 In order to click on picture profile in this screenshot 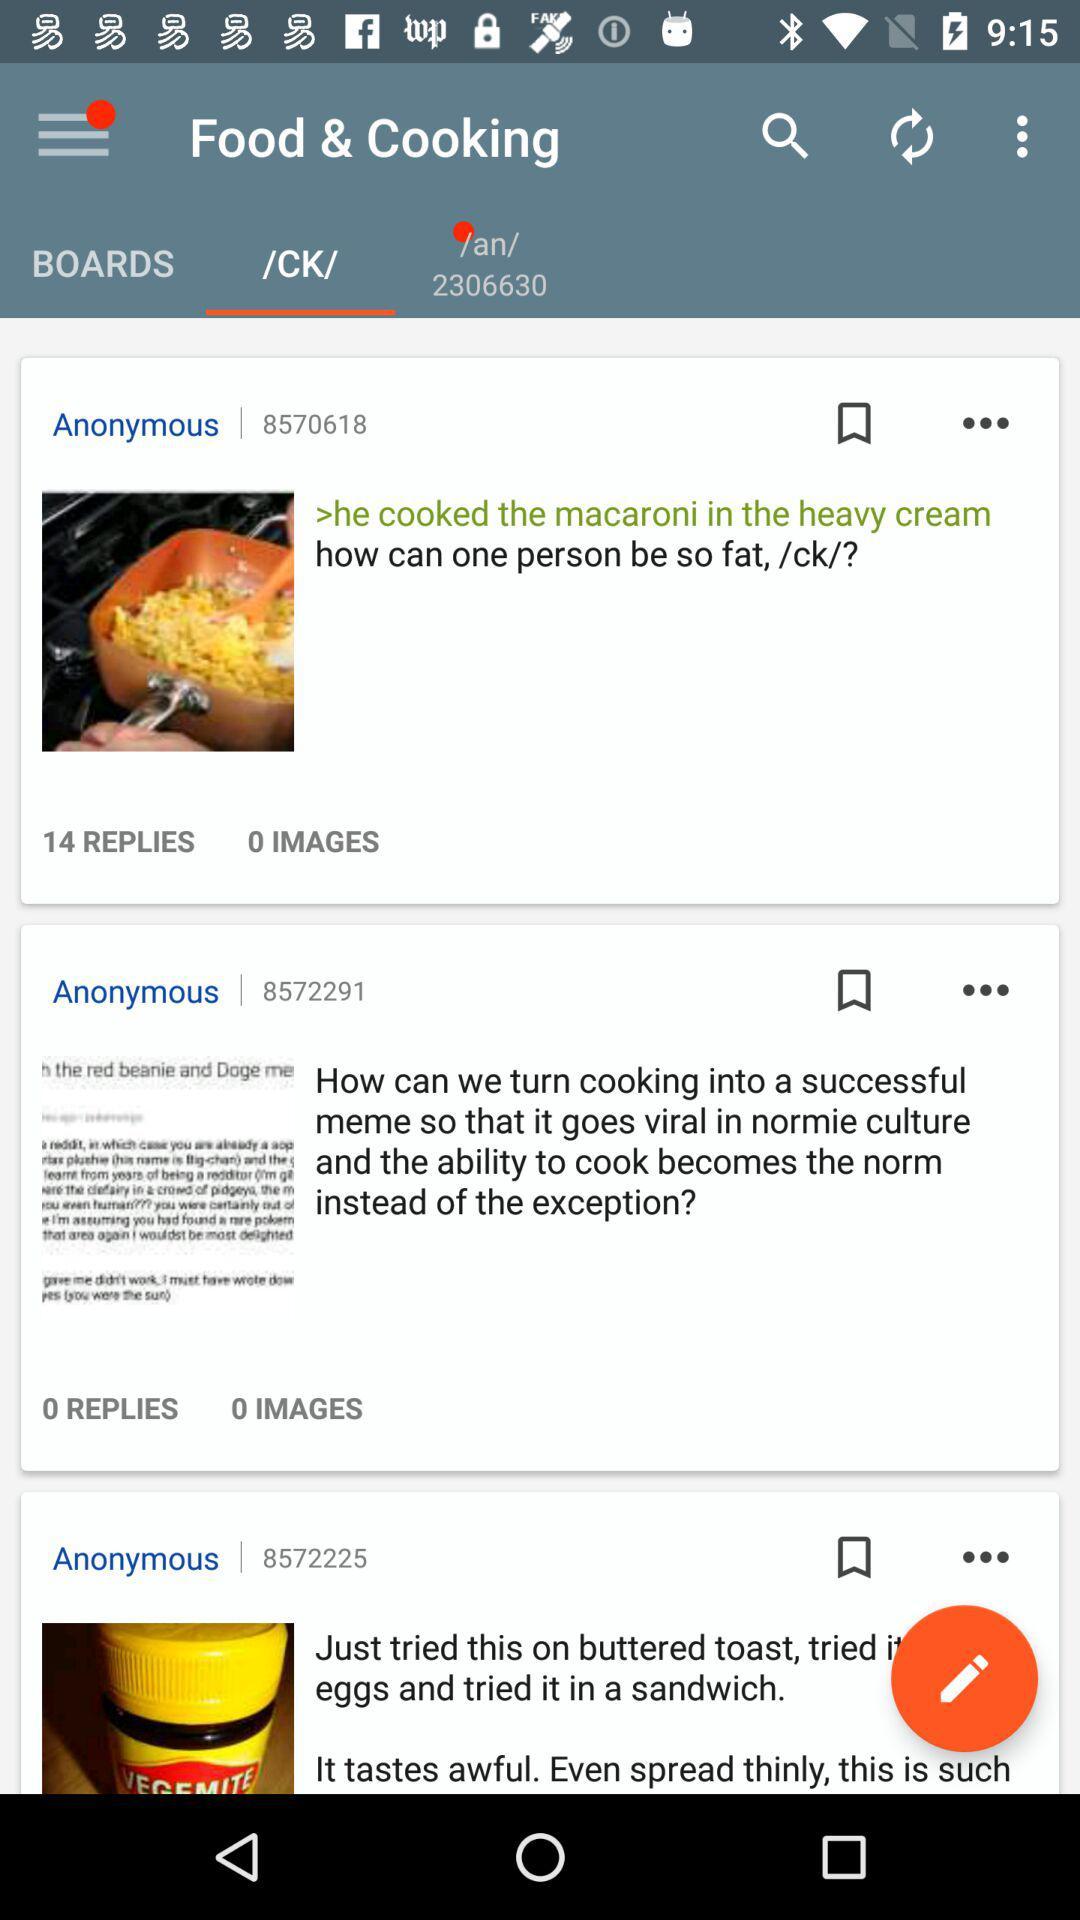, I will do `click(161, 619)`.